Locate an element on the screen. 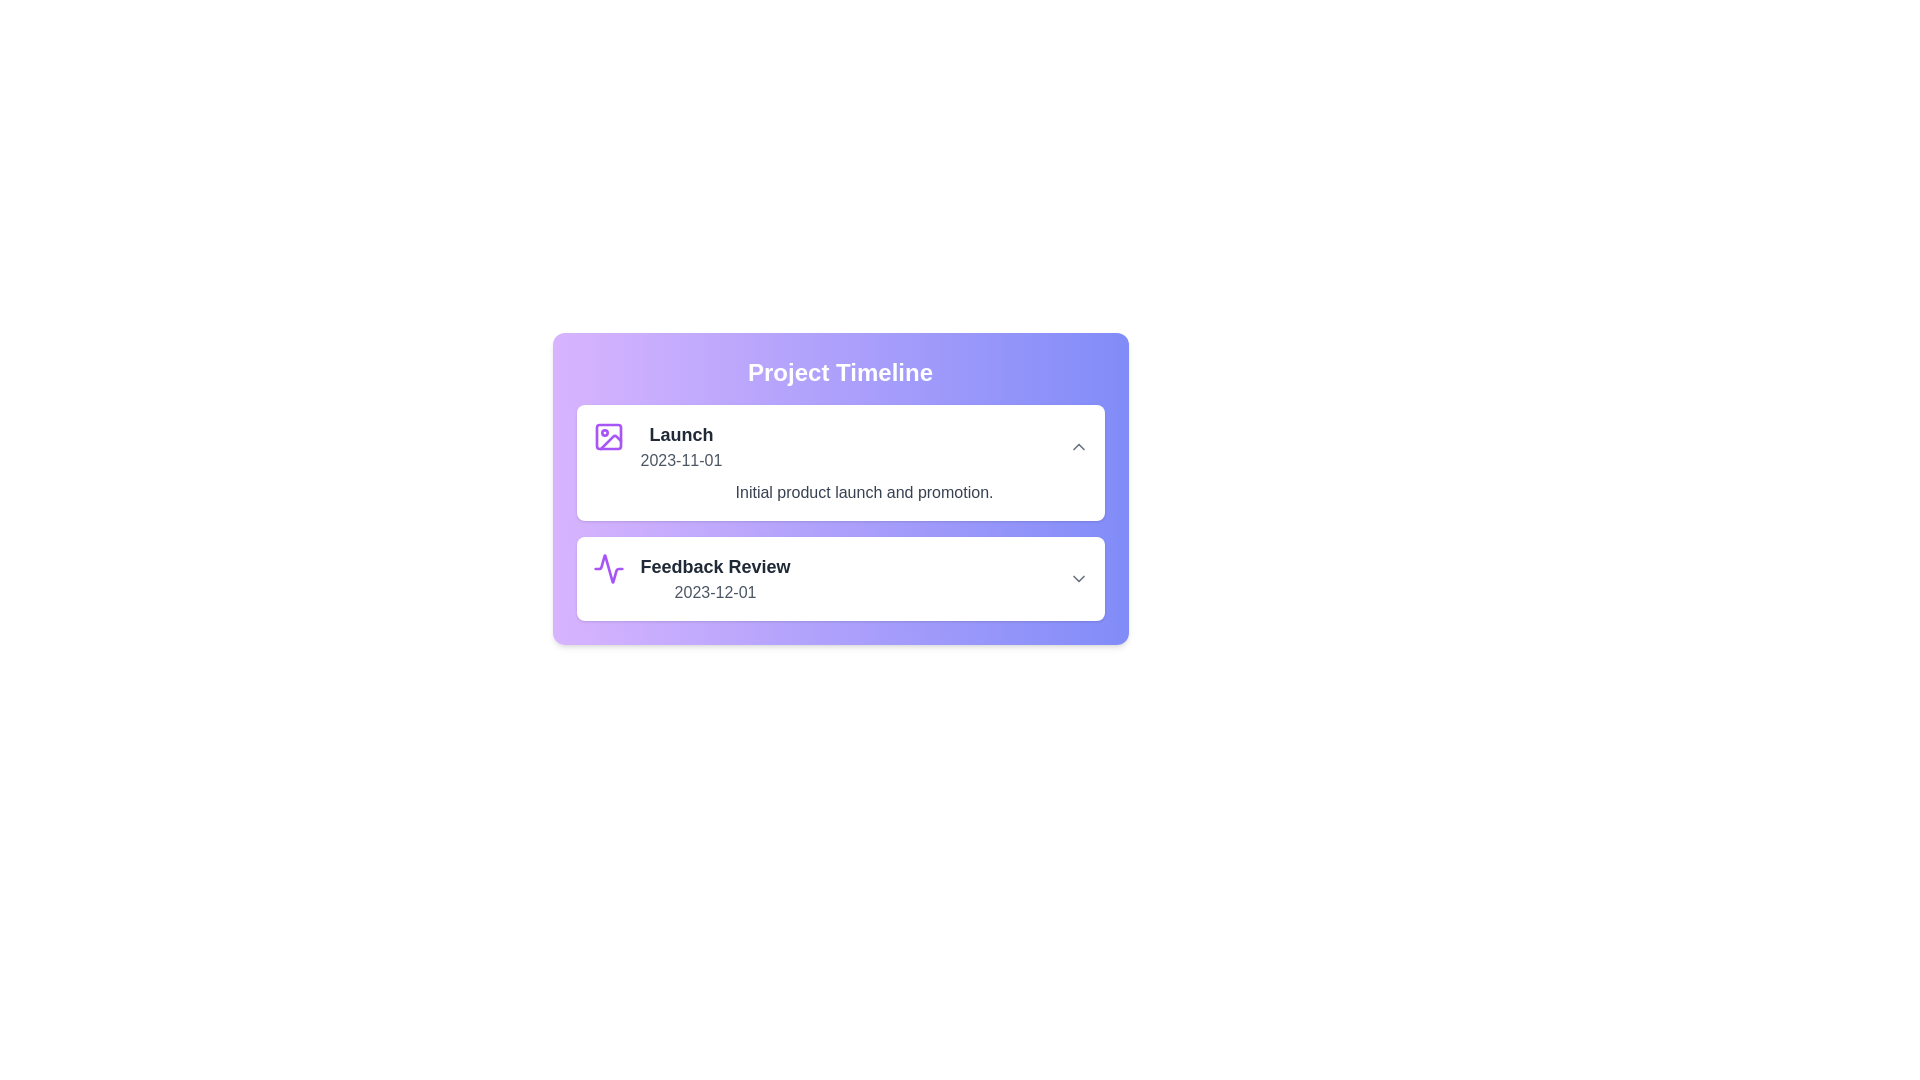 Image resolution: width=1920 pixels, height=1080 pixels. the timeline event display showing 'Feedback Review' with the date '2023-12-01', which is the second entry in the timeline interface is located at coordinates (715, 578).